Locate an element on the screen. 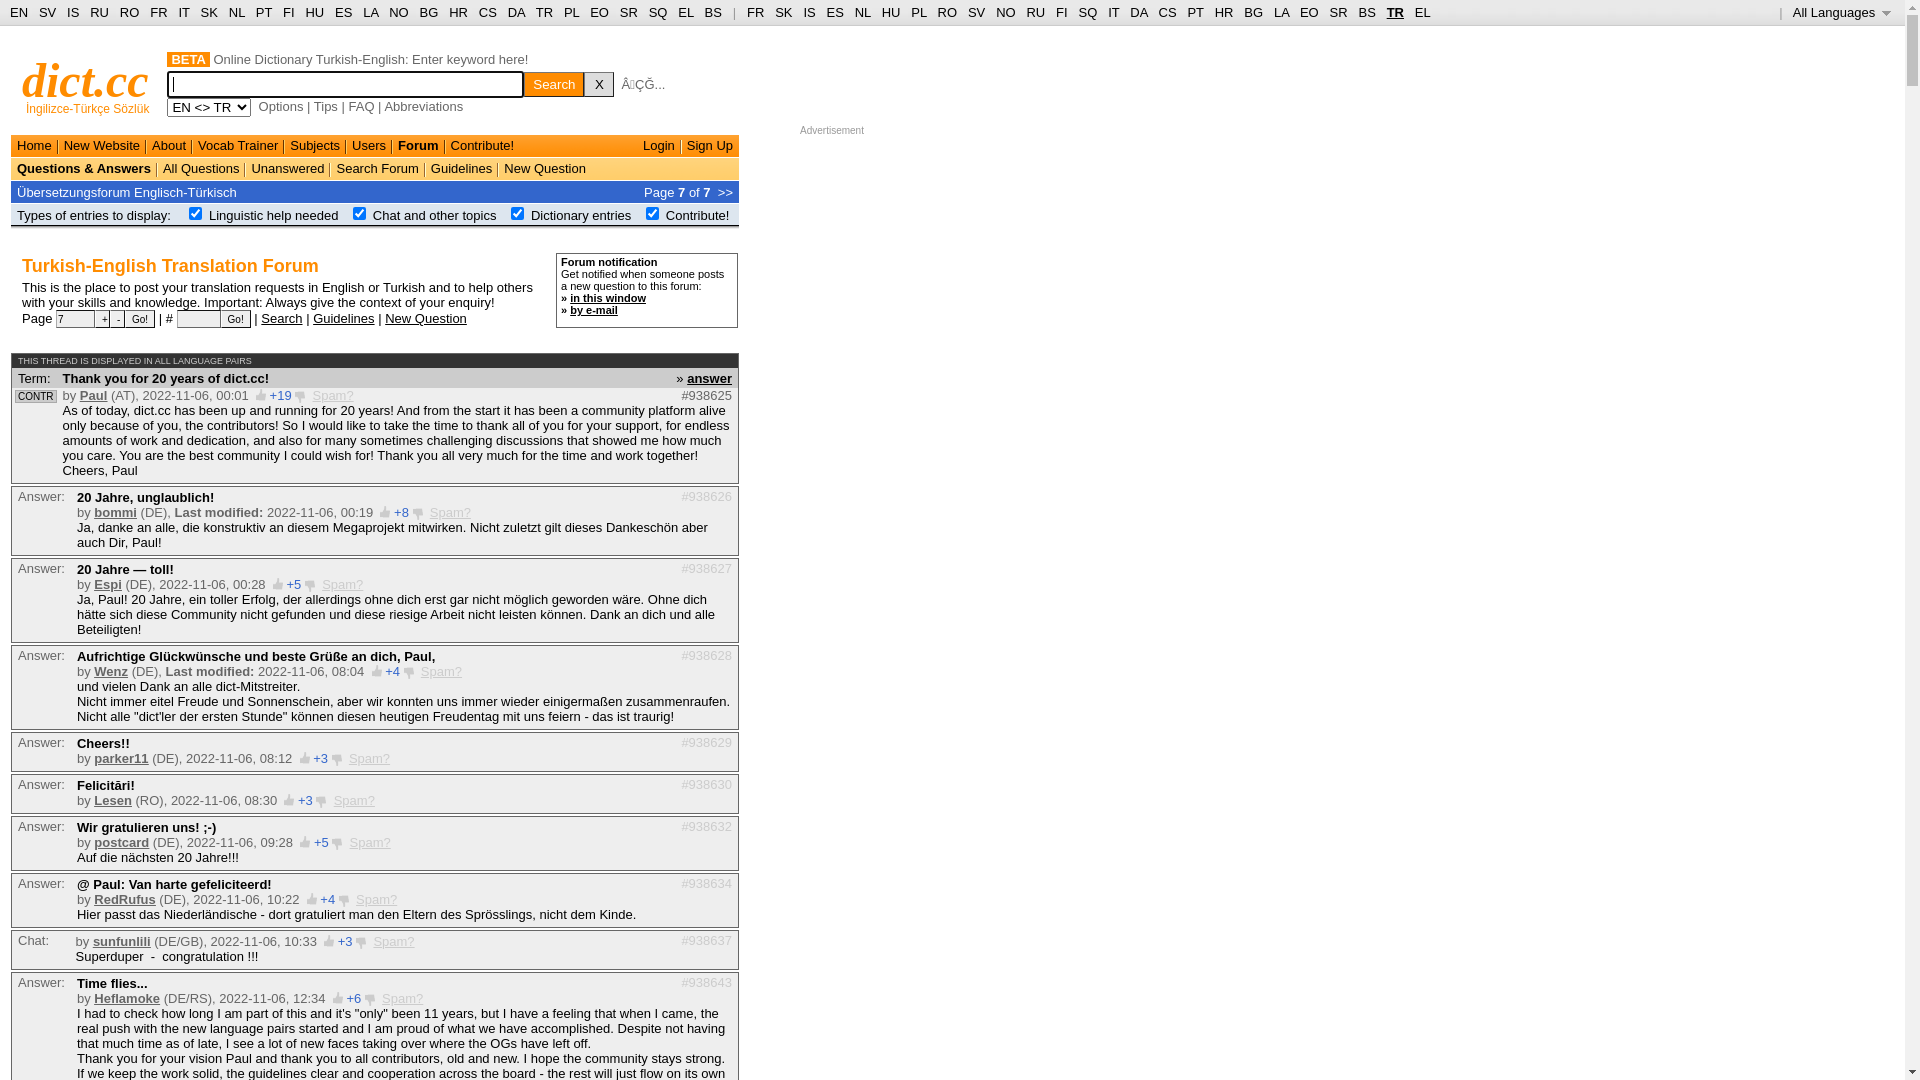  'DA' is located at coordinates (516, 12).